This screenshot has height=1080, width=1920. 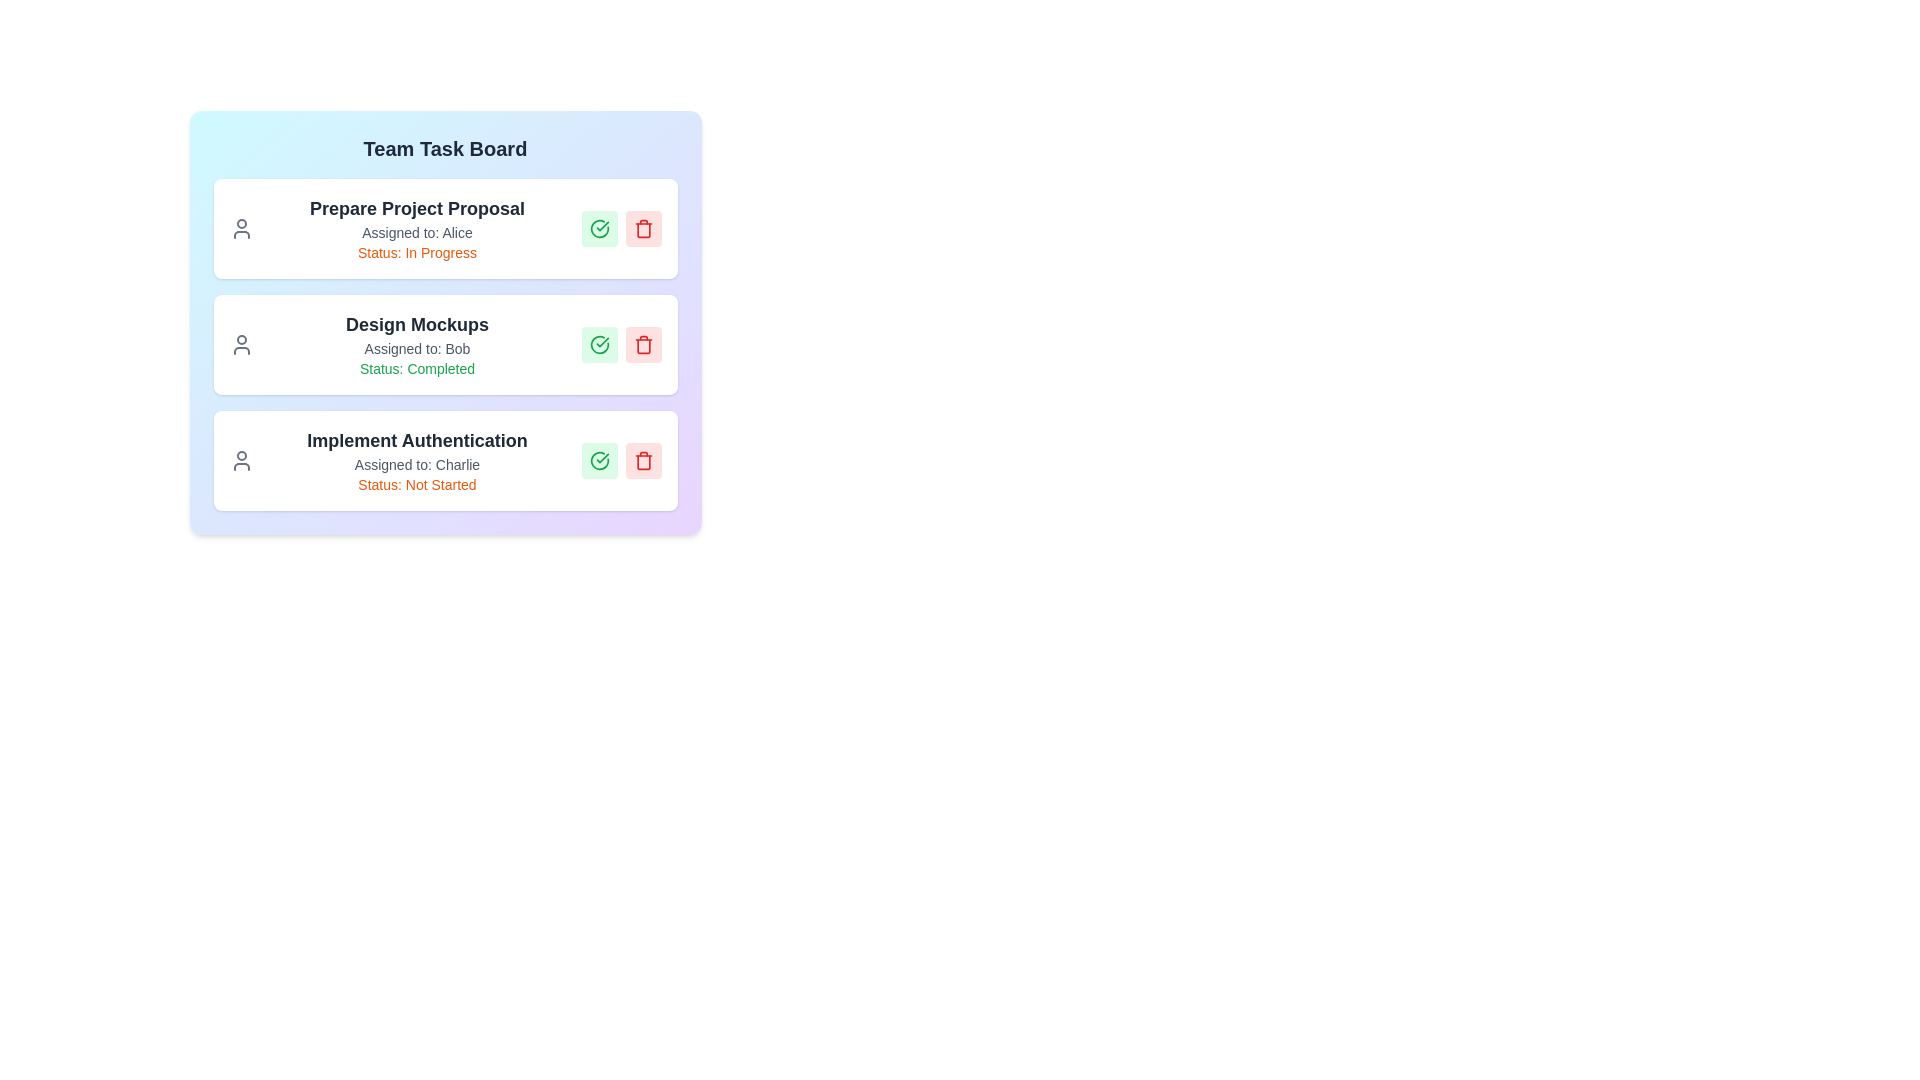 I want to click on trash button for the task titled 'Design Mockups' to delete it, so click(x=643, y=343).